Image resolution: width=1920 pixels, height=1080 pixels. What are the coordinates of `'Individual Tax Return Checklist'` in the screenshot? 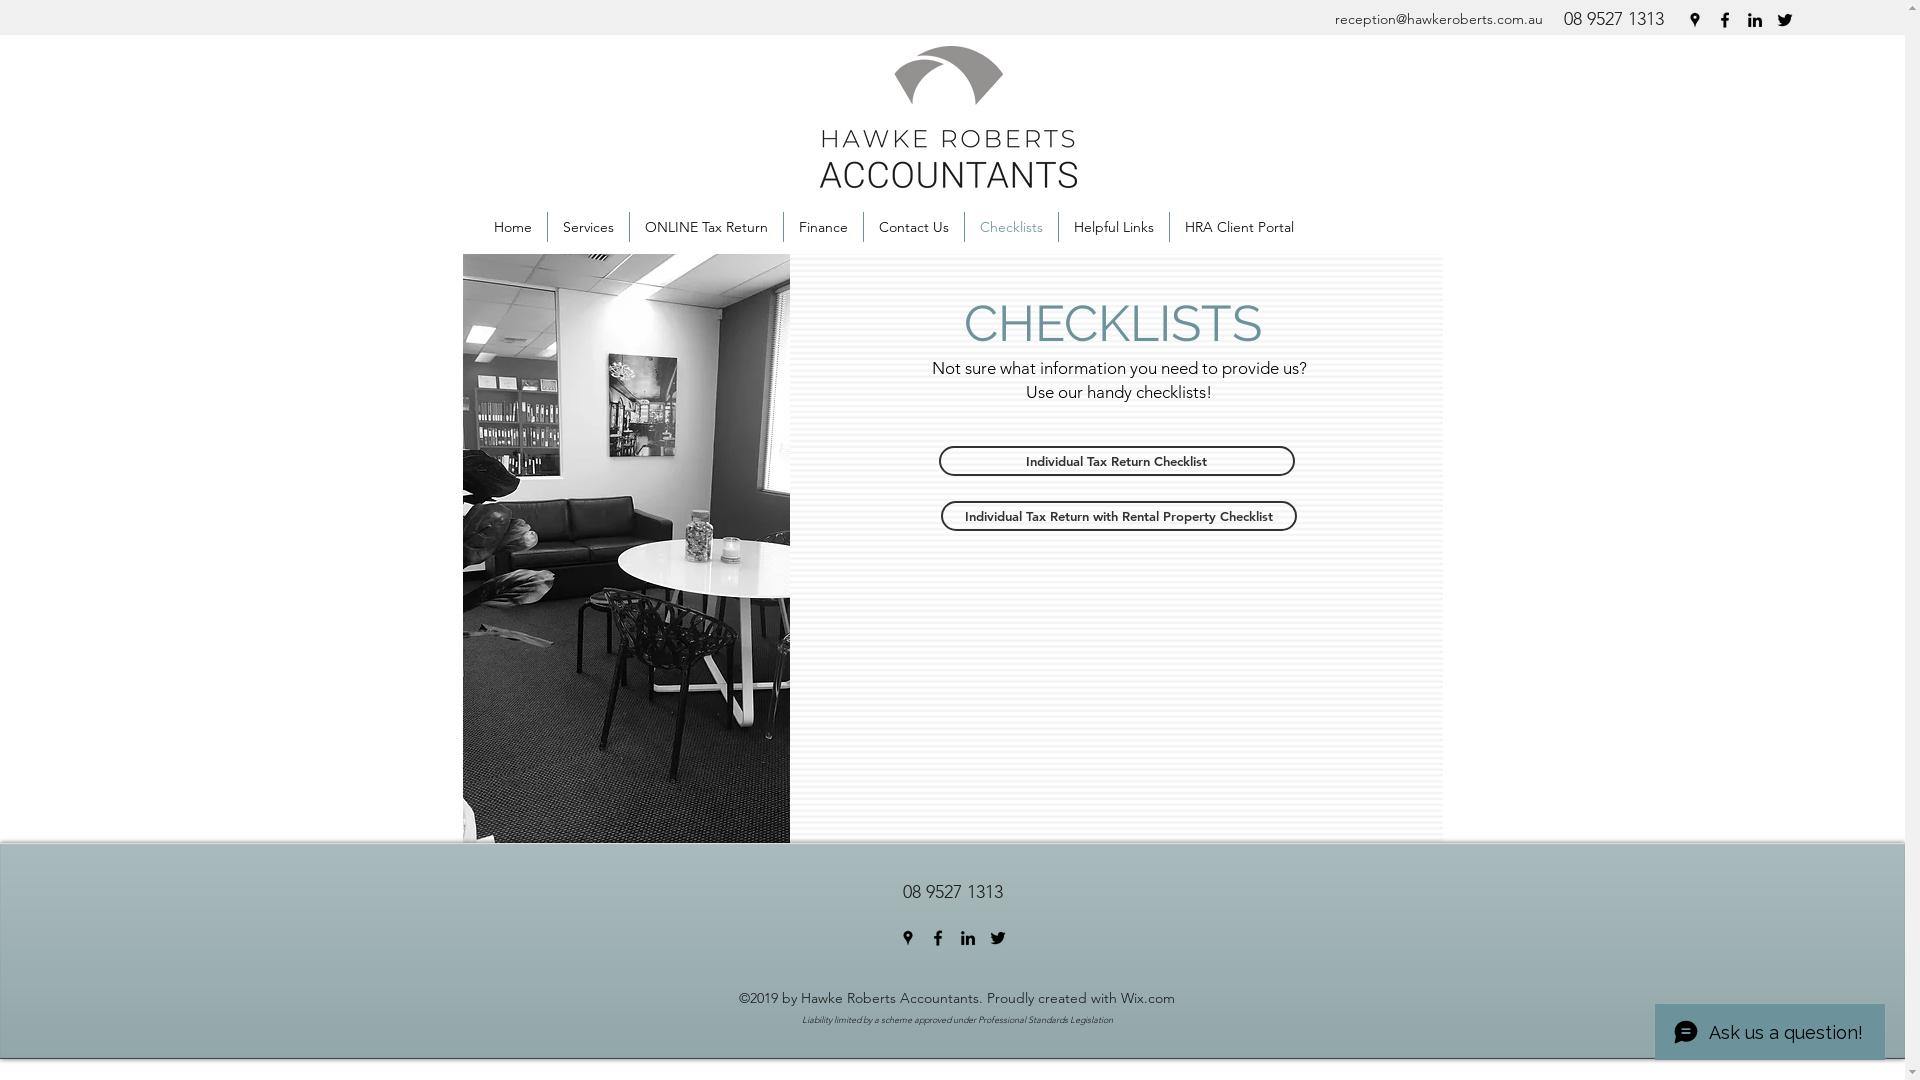 It's located at (1115, 461).